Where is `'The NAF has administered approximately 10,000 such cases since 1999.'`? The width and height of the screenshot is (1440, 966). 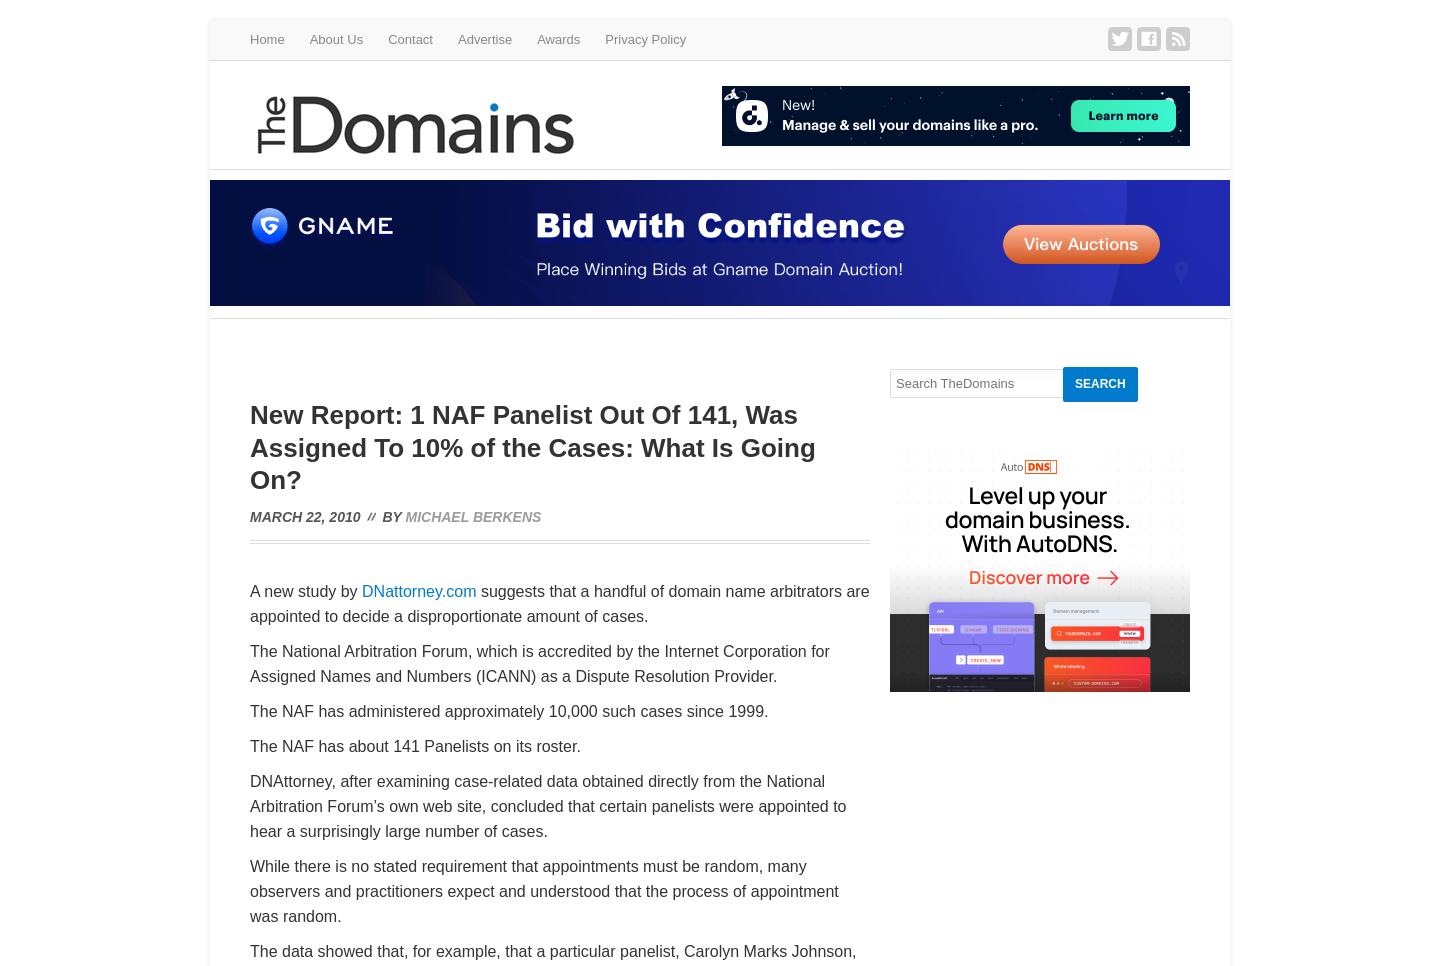
'The NAF has administered approximately 10,000 such cases since 1999.' is located at coordinates (508, 710).